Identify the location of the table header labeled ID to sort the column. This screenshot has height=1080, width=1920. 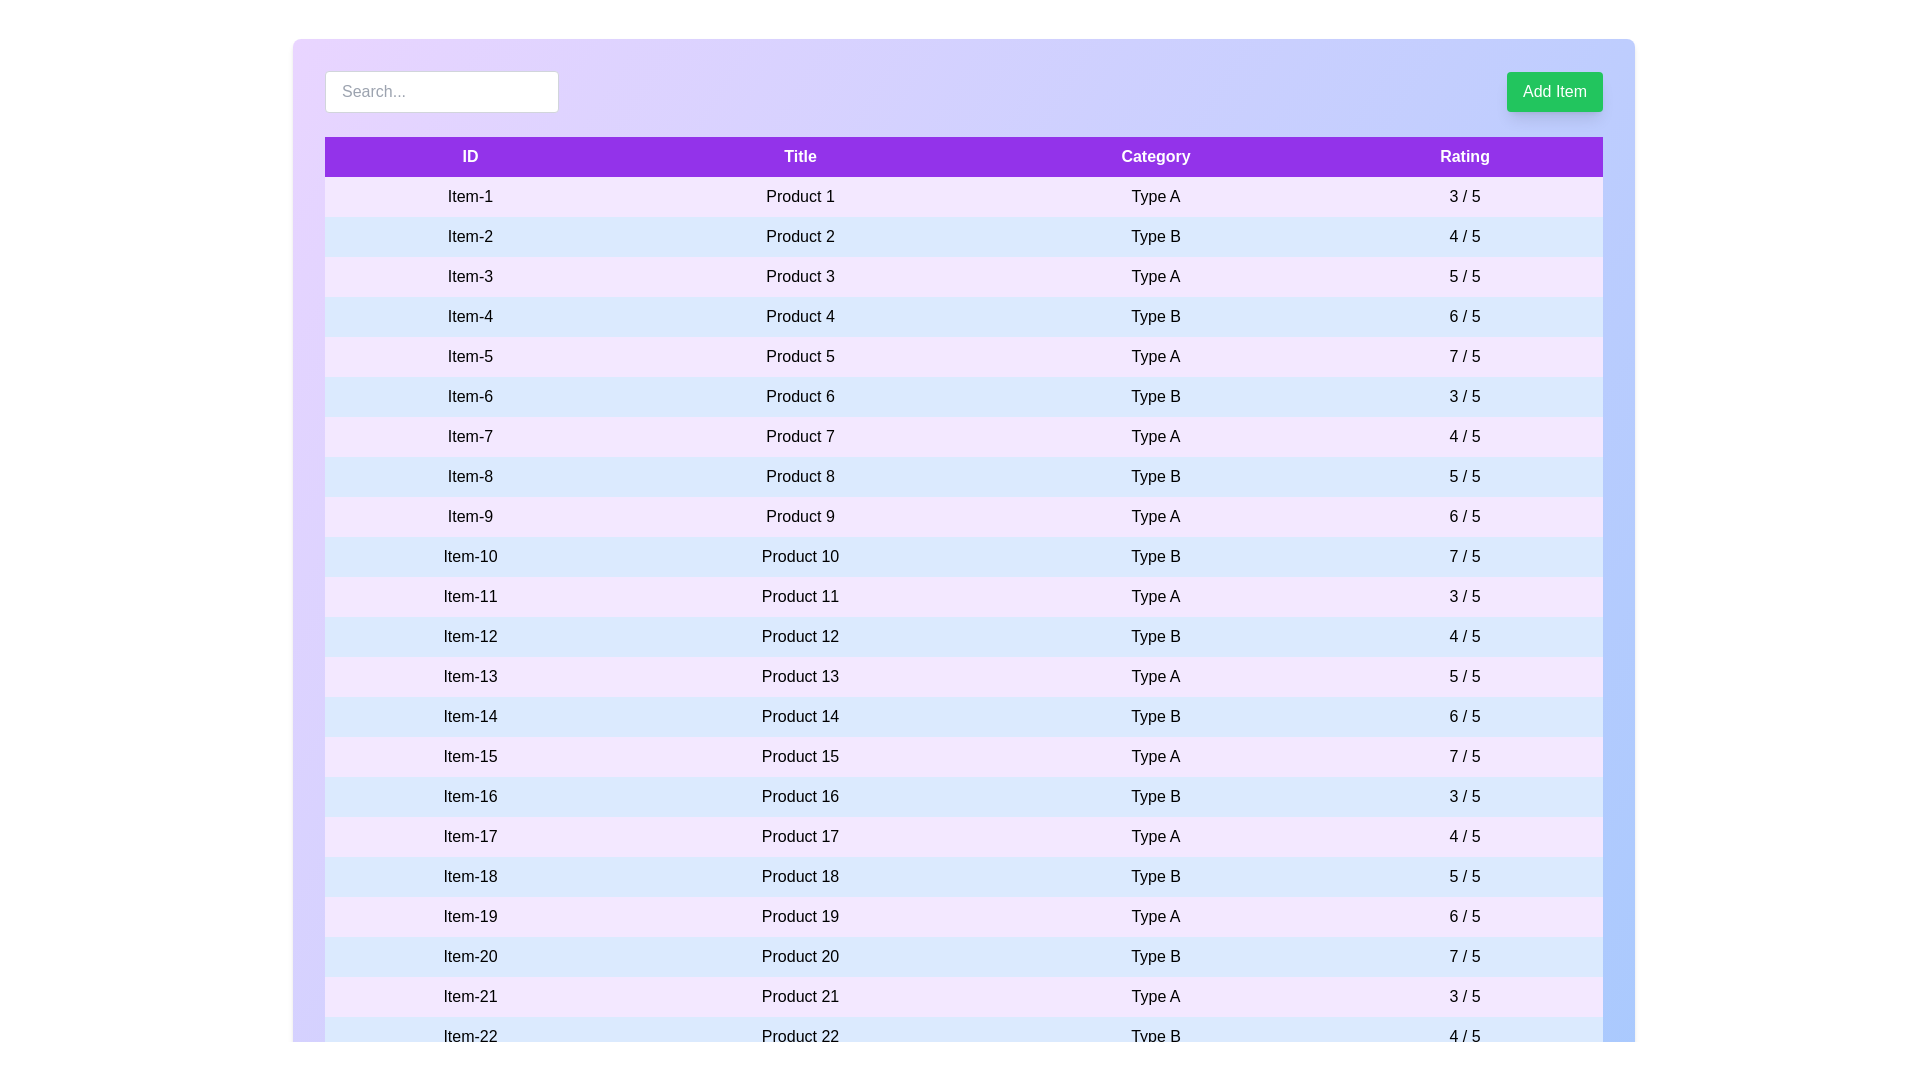
(469, 156).